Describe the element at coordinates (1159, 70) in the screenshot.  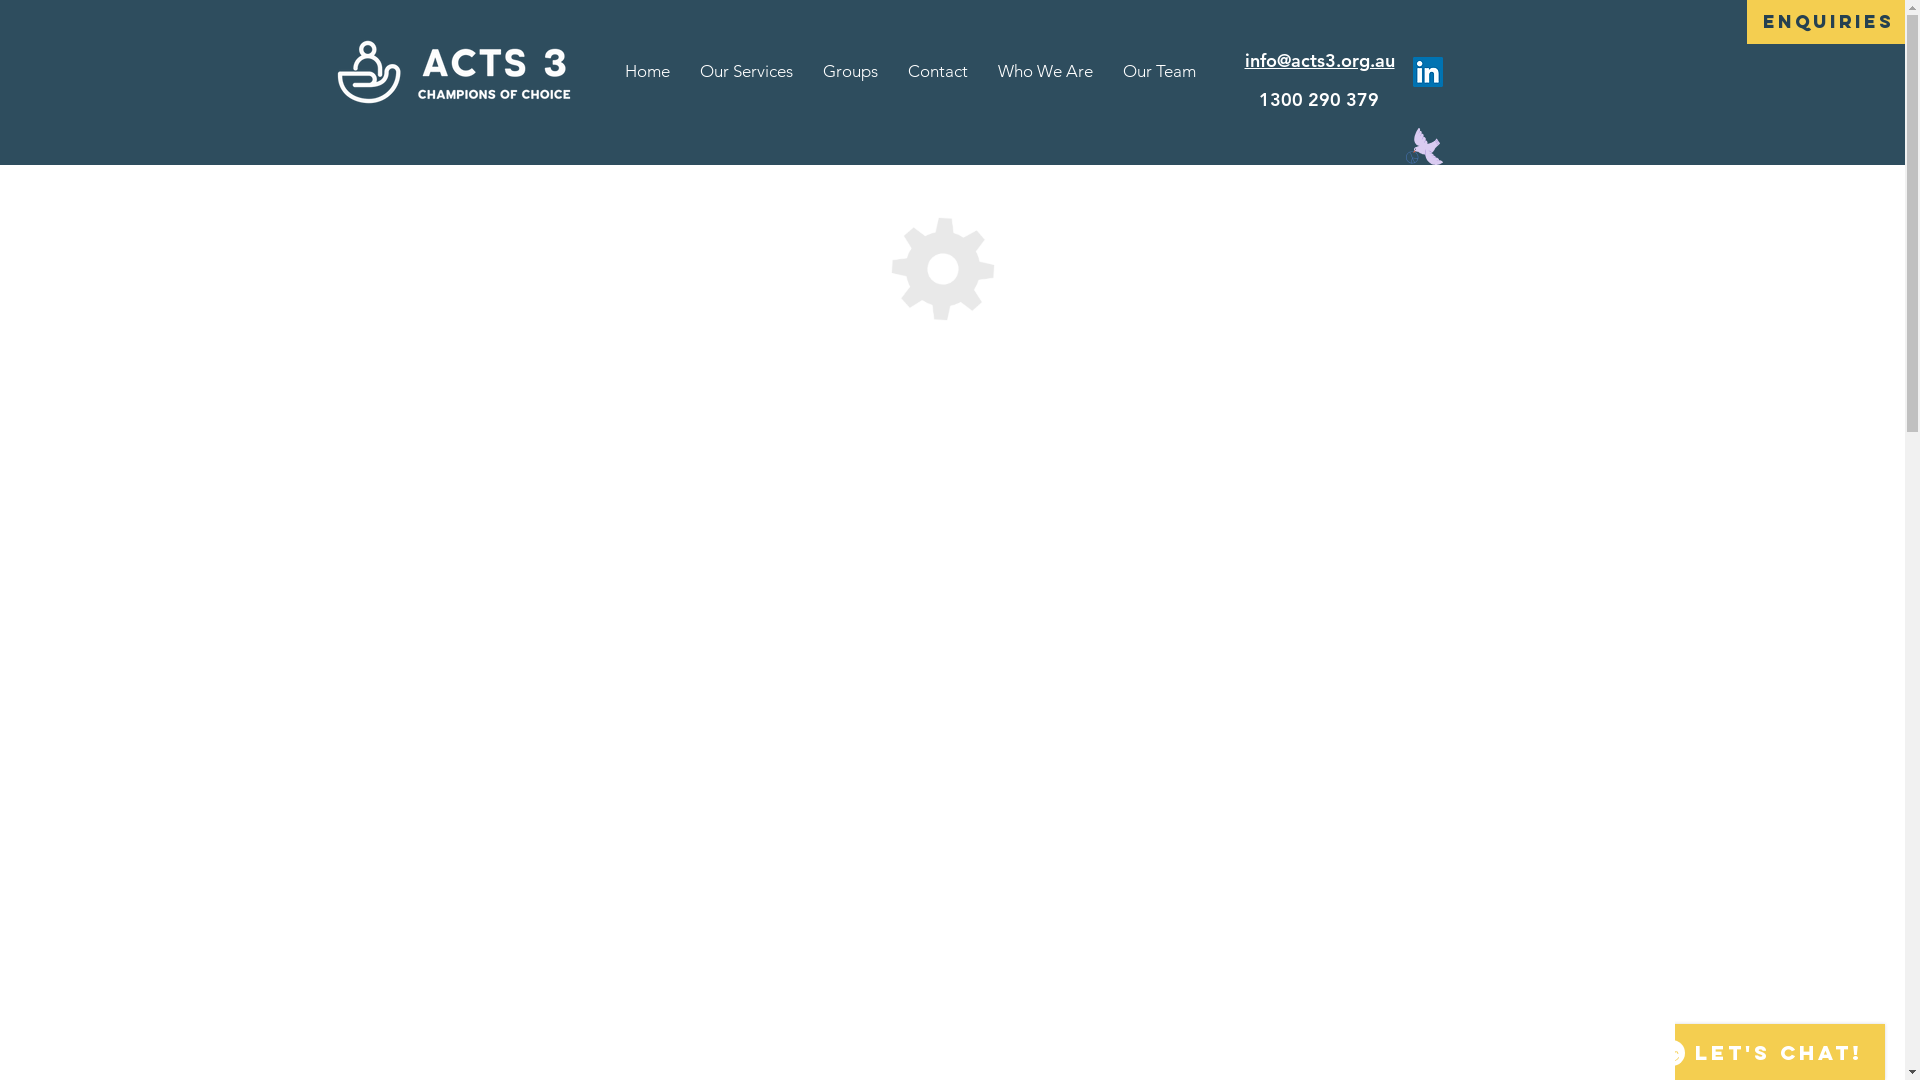
I see `'Our Team'` at that location.